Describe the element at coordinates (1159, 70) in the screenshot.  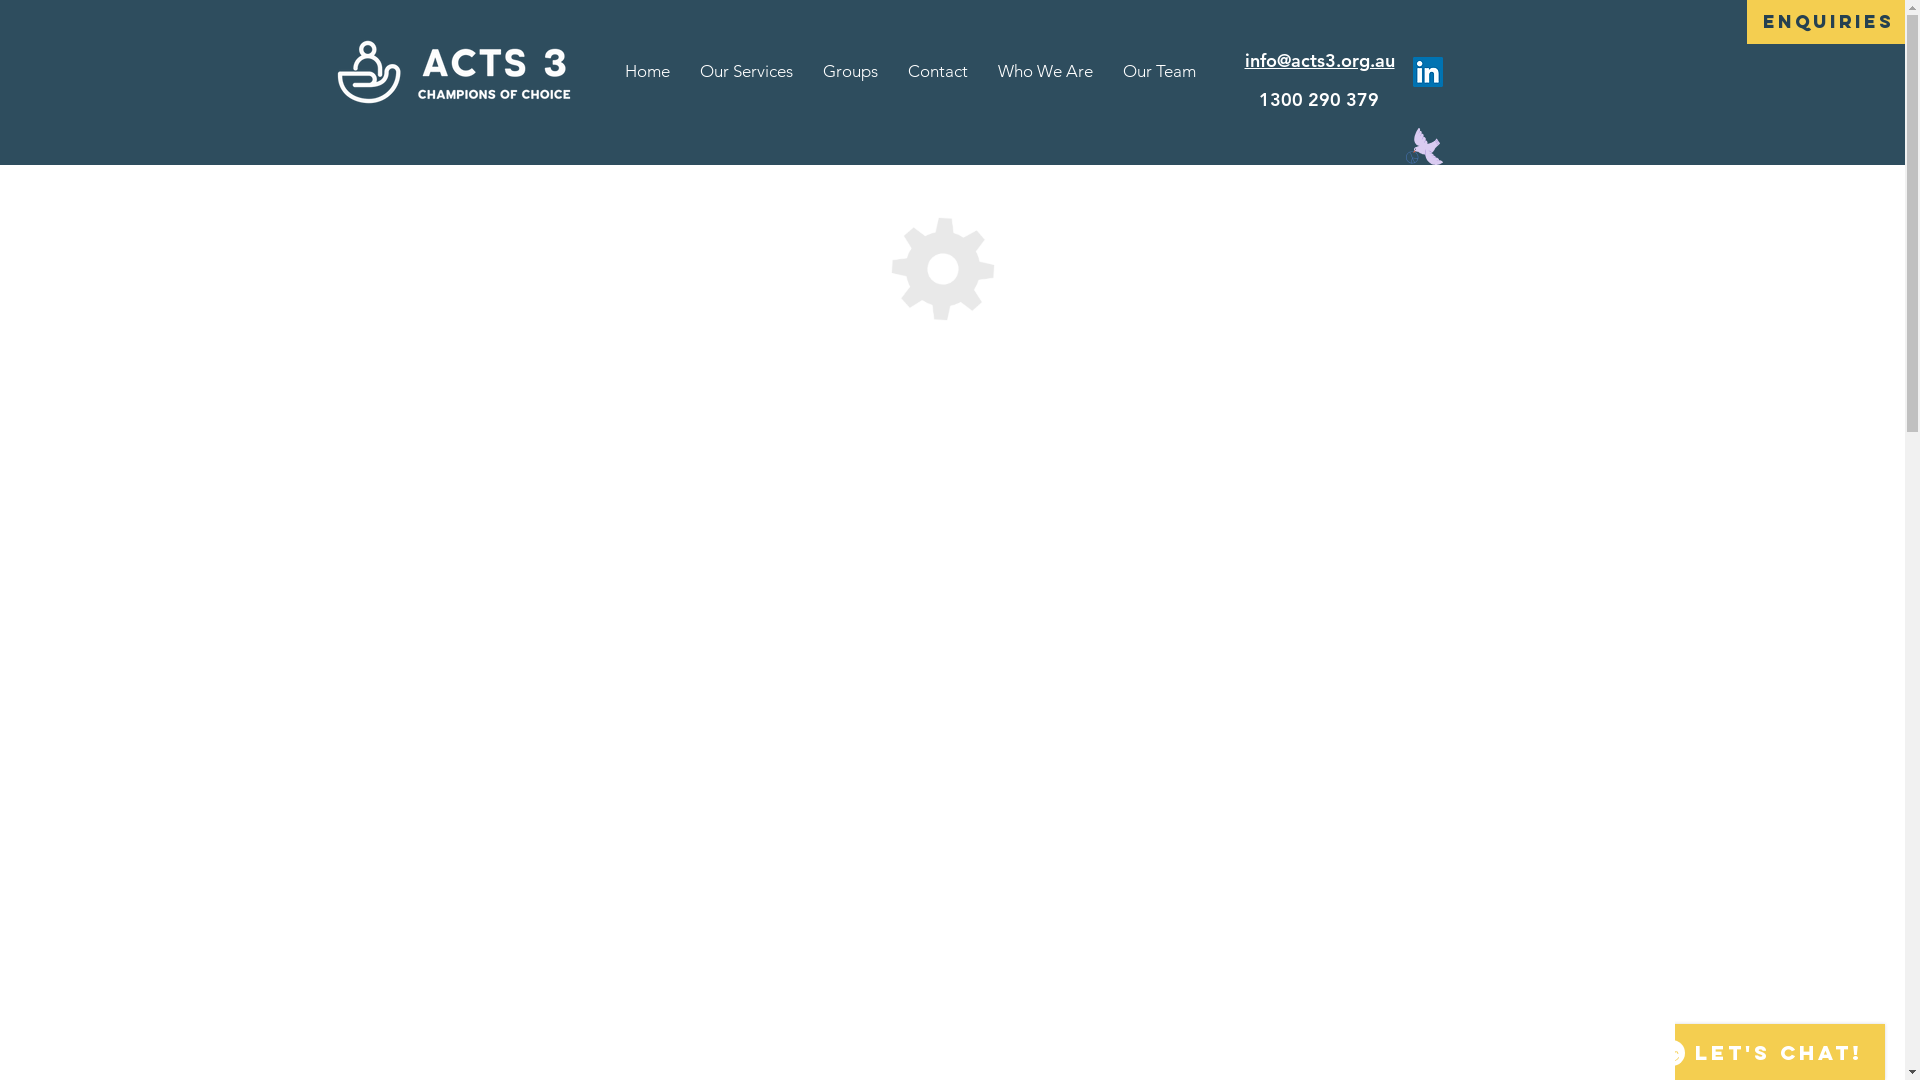
I see `'Our Team'` at that location.